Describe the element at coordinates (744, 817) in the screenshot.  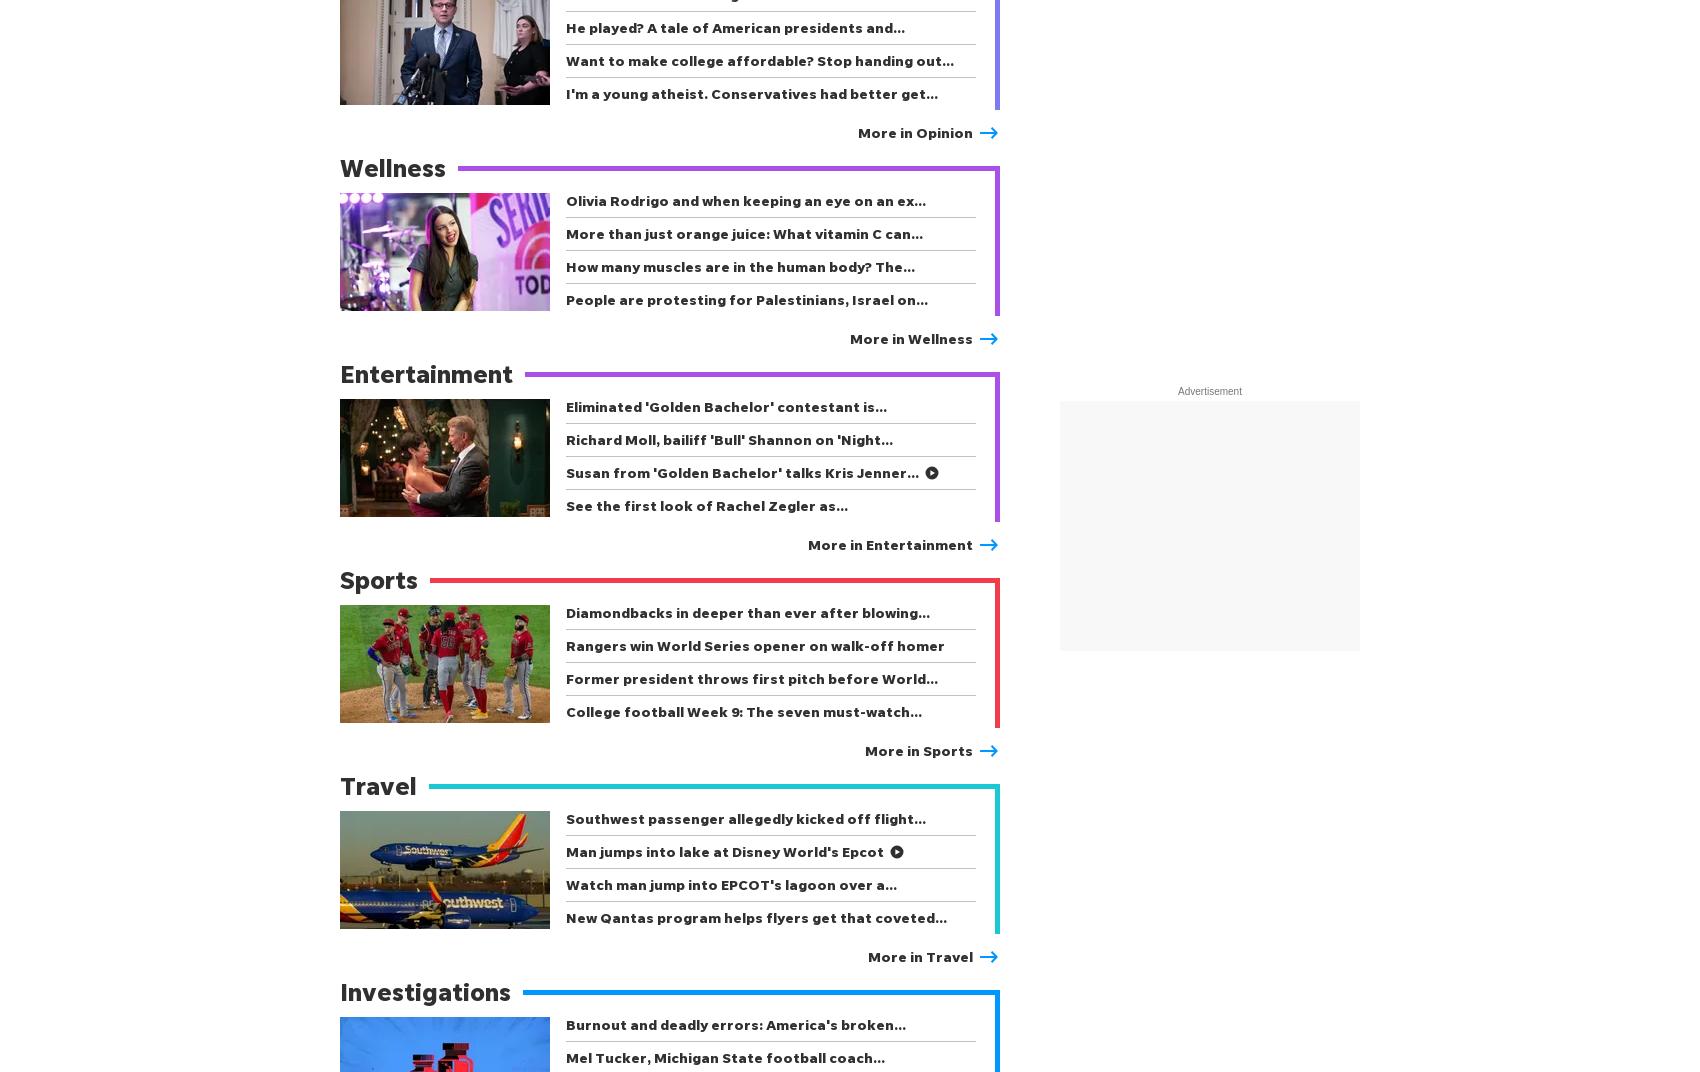
I see `'Southwest passenger allegedly kicked off flight…'` at that location.